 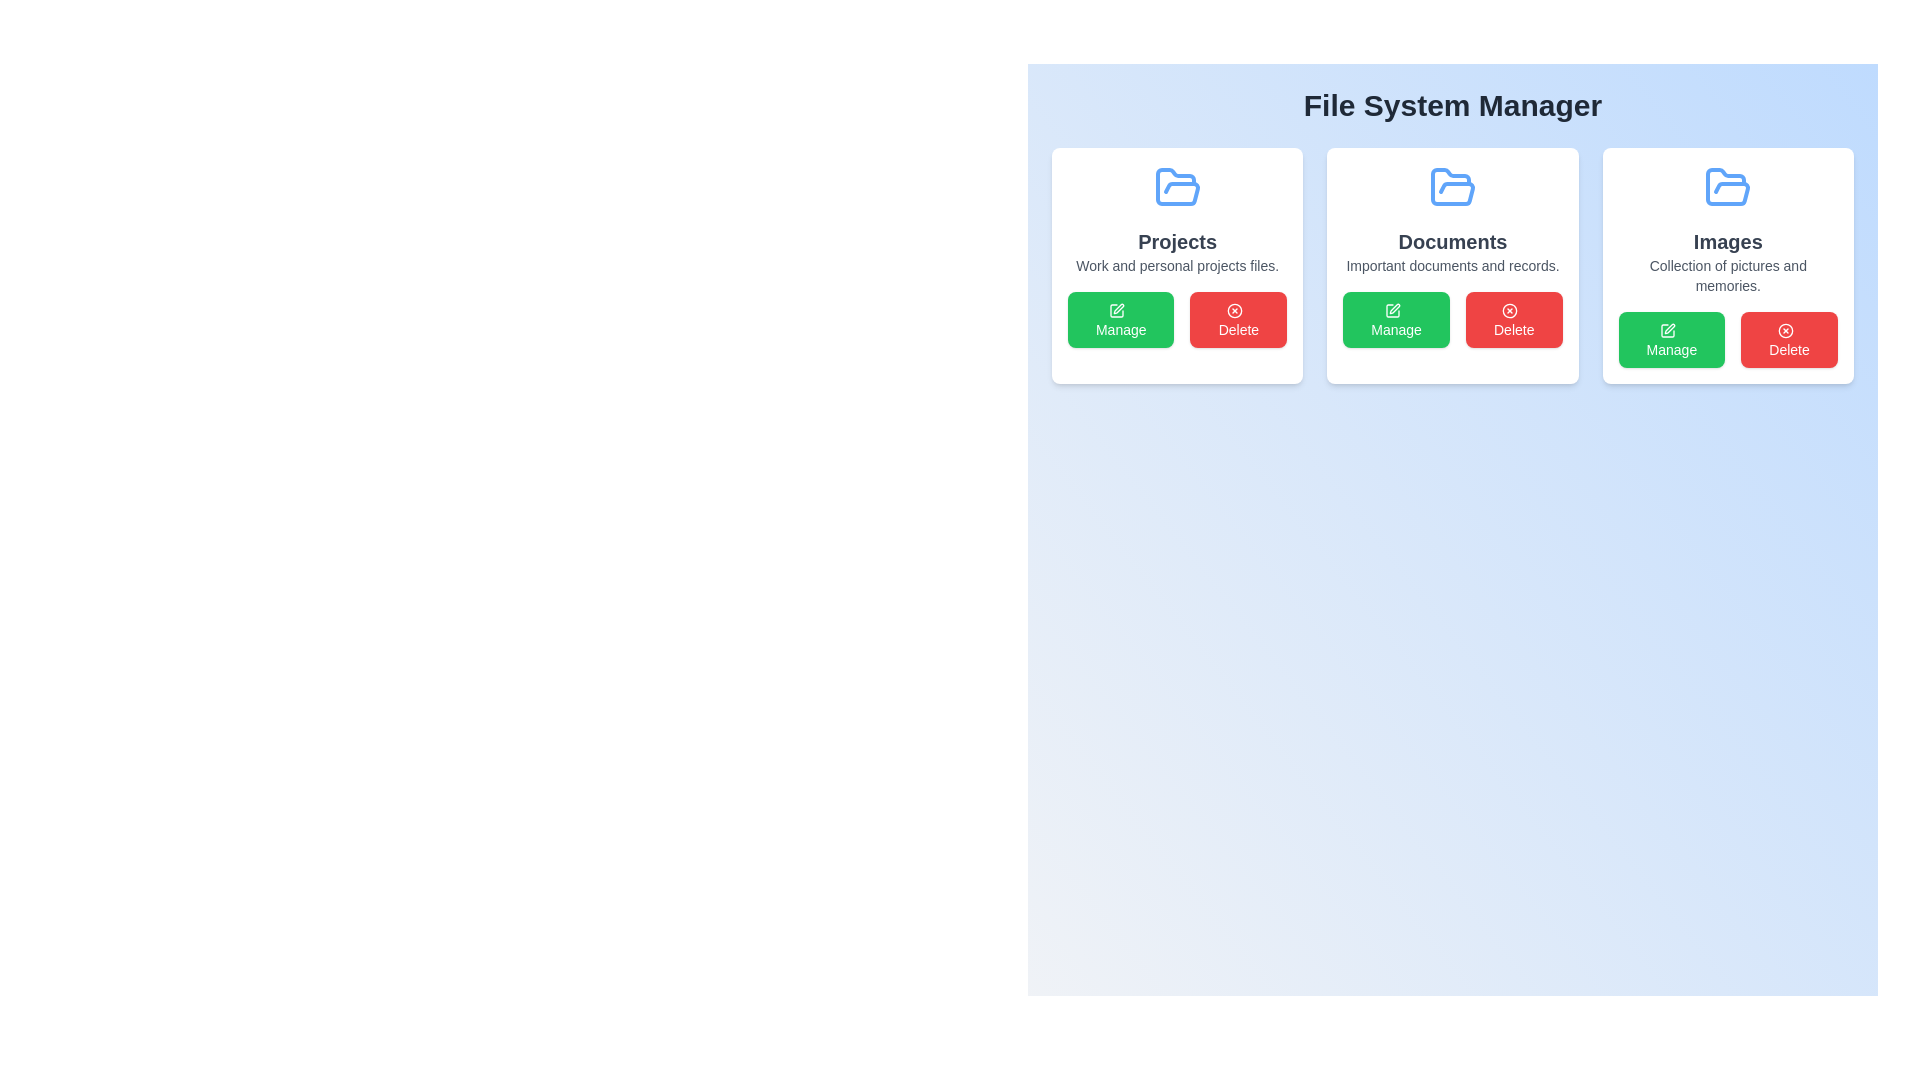 I want to click on the icon indicating the purpose of the 'Delete' button, which is positioned to the left of the 'Delete' text below the 'Documents' section, so click(x=1785, y=330).